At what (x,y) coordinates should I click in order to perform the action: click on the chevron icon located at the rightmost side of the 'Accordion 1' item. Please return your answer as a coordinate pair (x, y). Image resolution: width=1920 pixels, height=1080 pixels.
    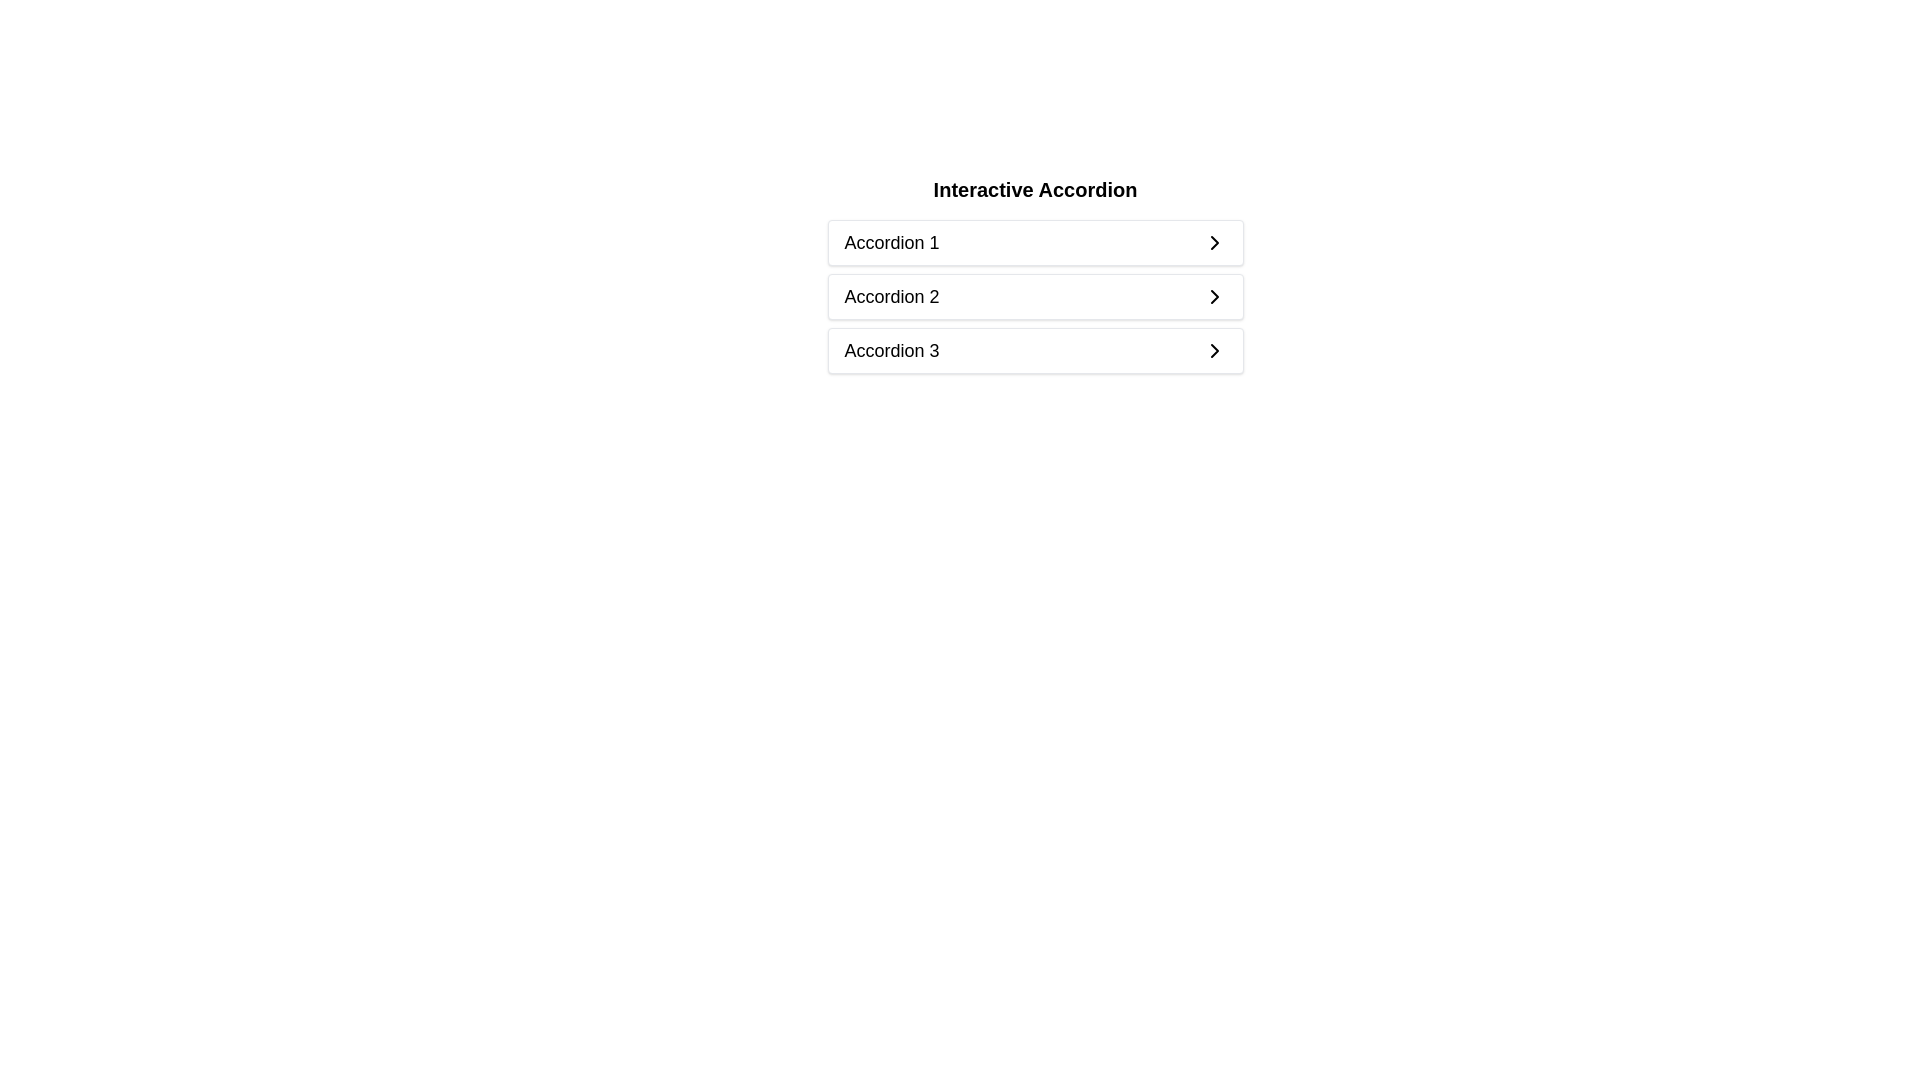
    Looking at the image, I should click on (1213, 242).